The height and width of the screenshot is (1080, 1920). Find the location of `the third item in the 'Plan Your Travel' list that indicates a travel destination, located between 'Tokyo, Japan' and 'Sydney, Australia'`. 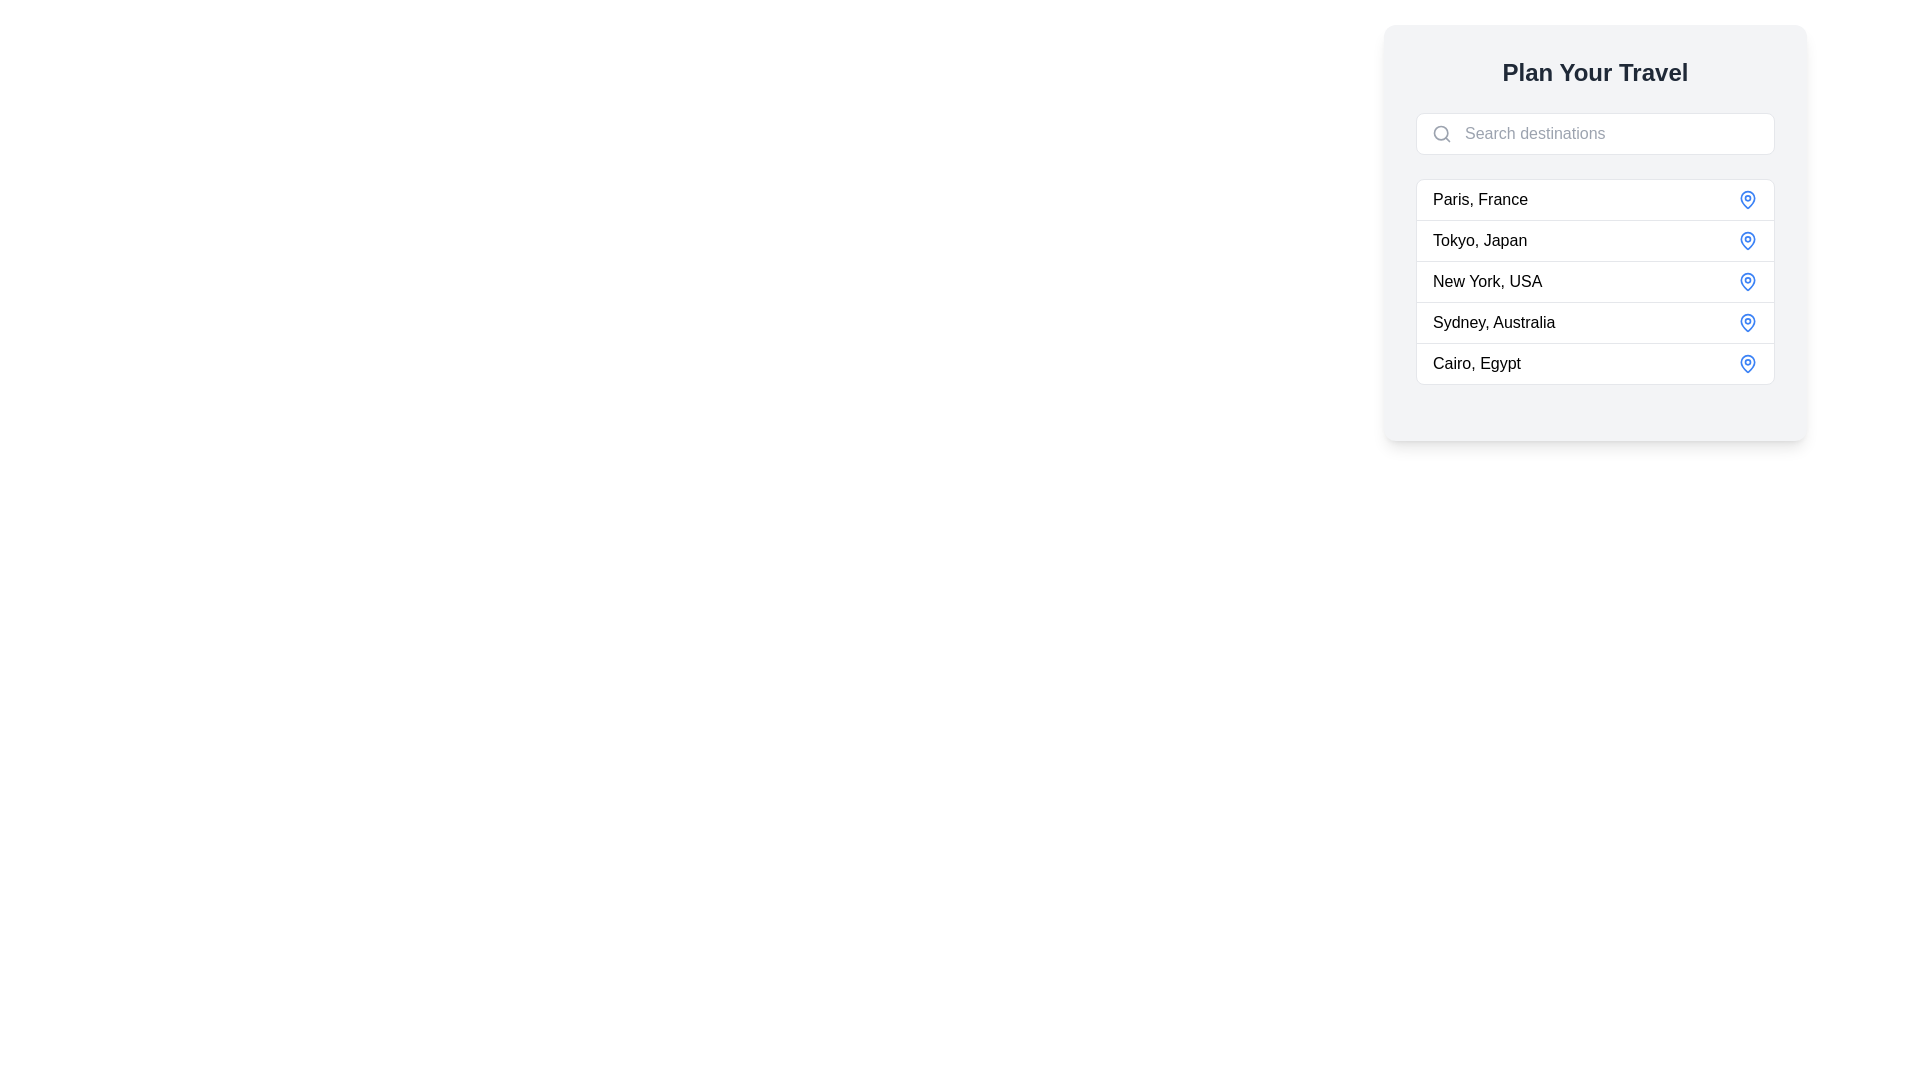

the third item in the 'Plan Your Travel' list that indicates a travel destination, located between 'Tokyo, Japan' and 'Sydney, Australia' is located at coordinates (1594, 281).